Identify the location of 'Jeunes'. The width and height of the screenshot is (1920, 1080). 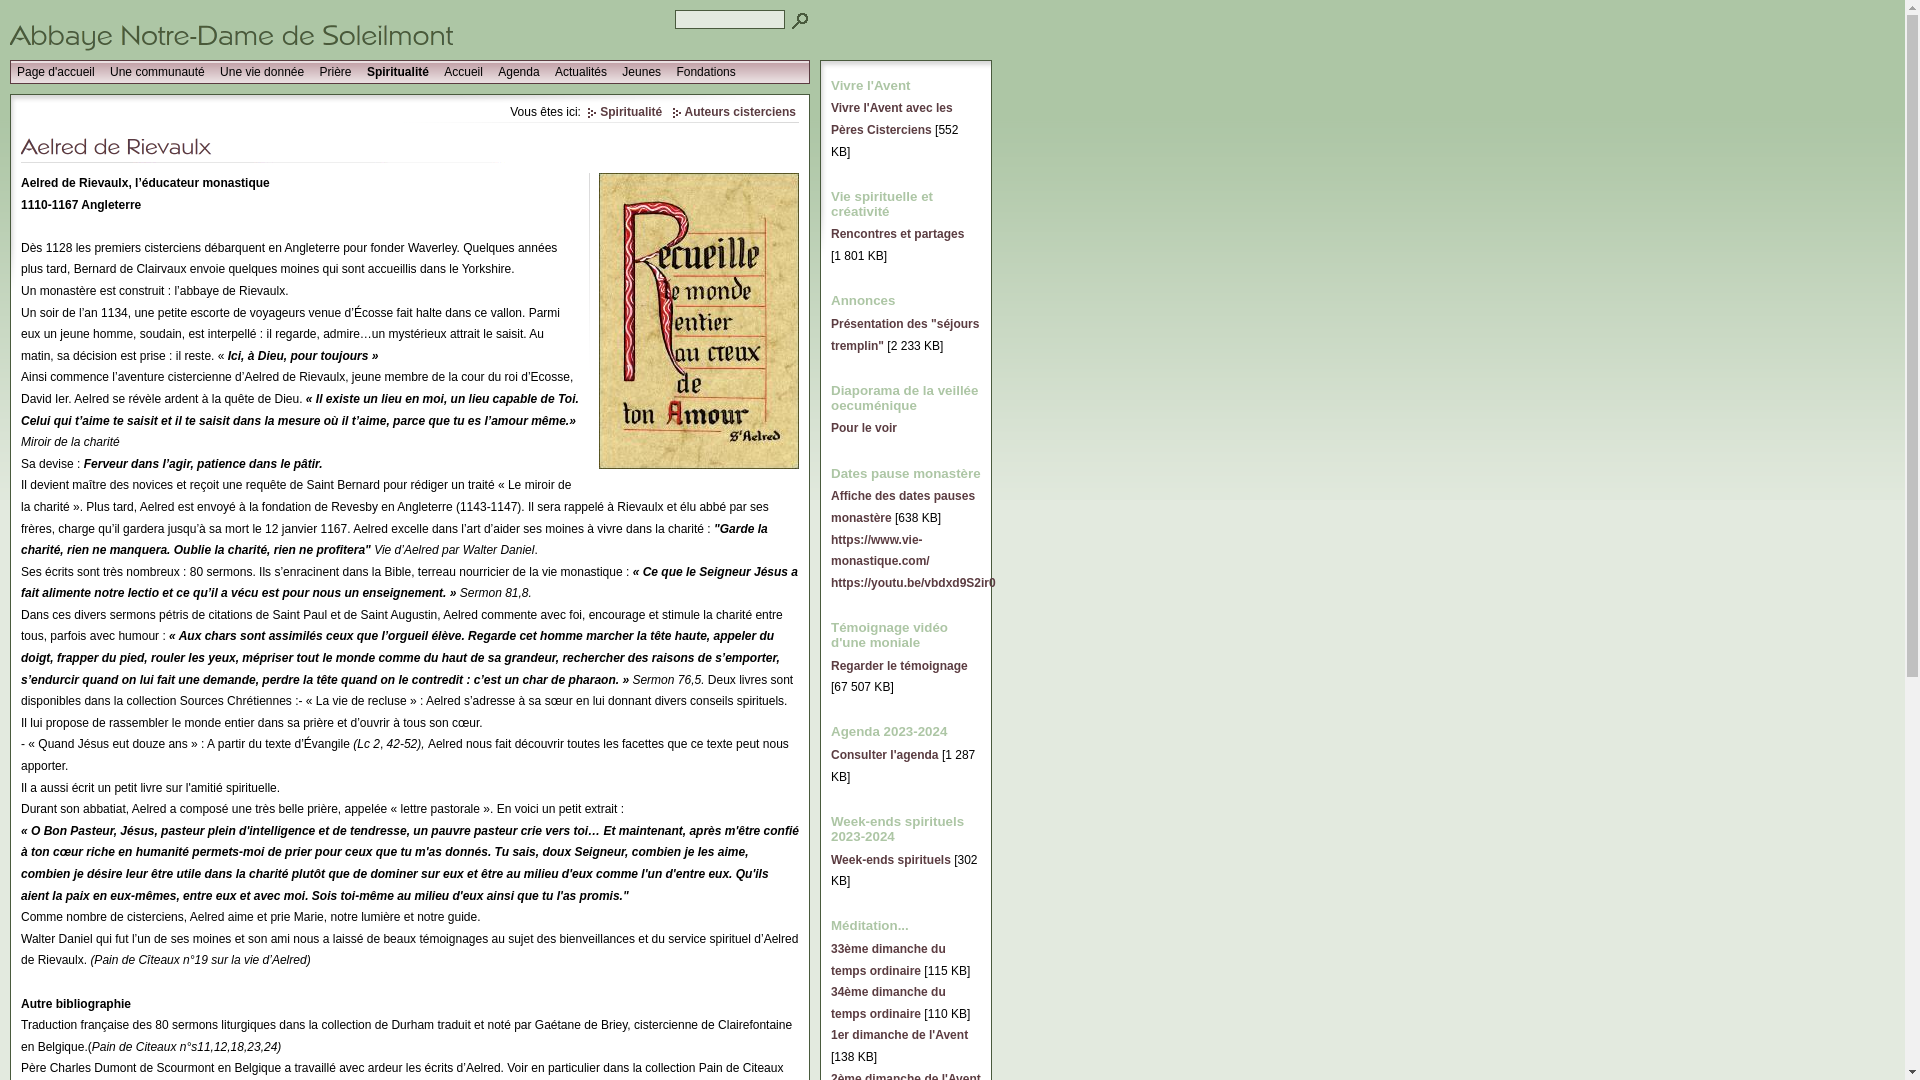
(614, 71).